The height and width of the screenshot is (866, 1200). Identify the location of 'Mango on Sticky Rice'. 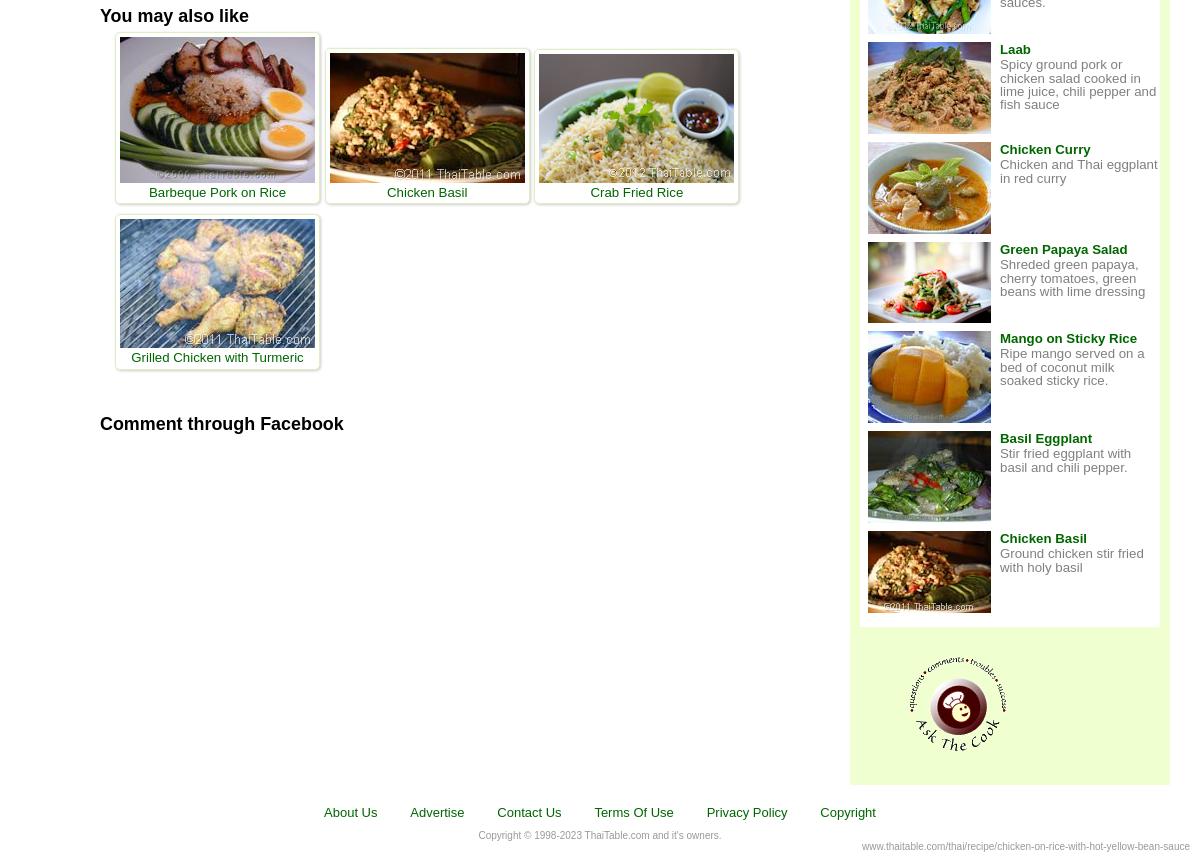
(999, 337).